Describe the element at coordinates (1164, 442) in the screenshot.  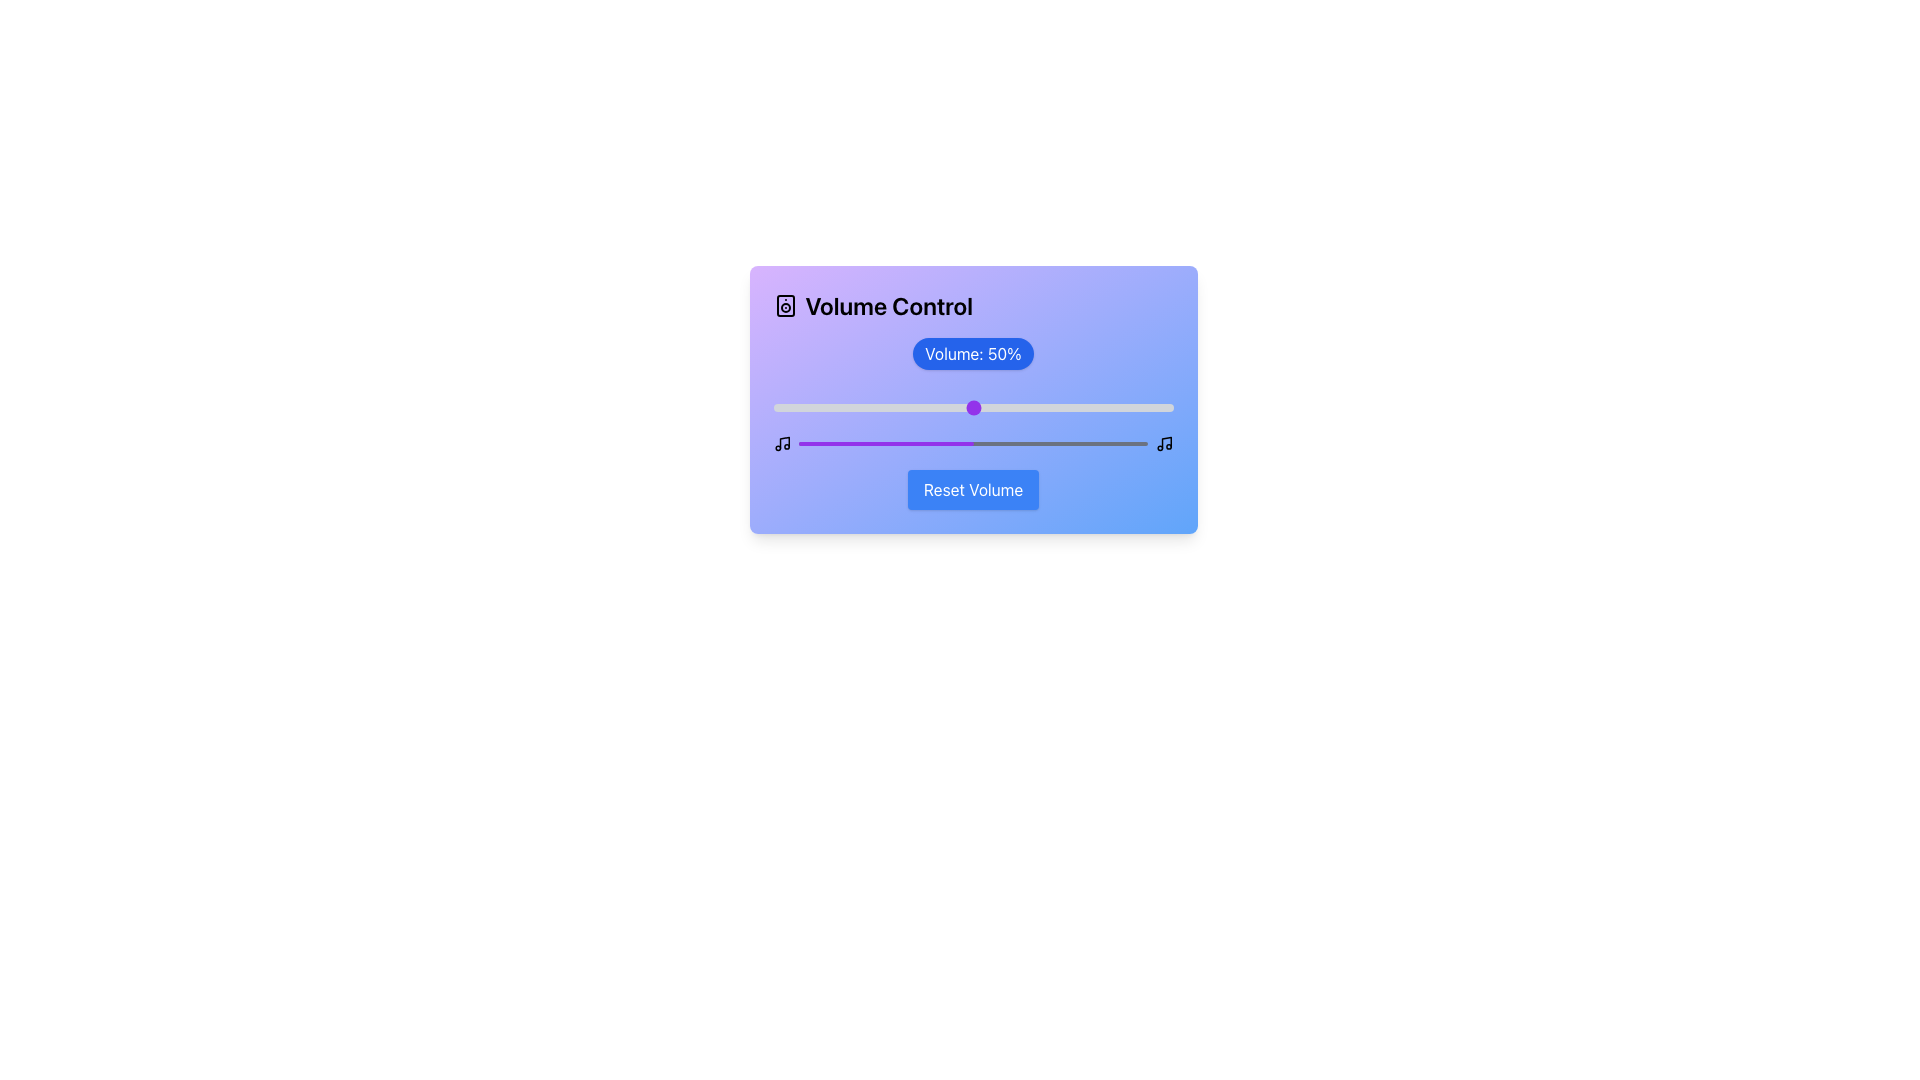
I see `the music/audio icon, which is the rightmost in a row of icons, positioned near the bottom-right corner adjacent to a progress bar` at that location.